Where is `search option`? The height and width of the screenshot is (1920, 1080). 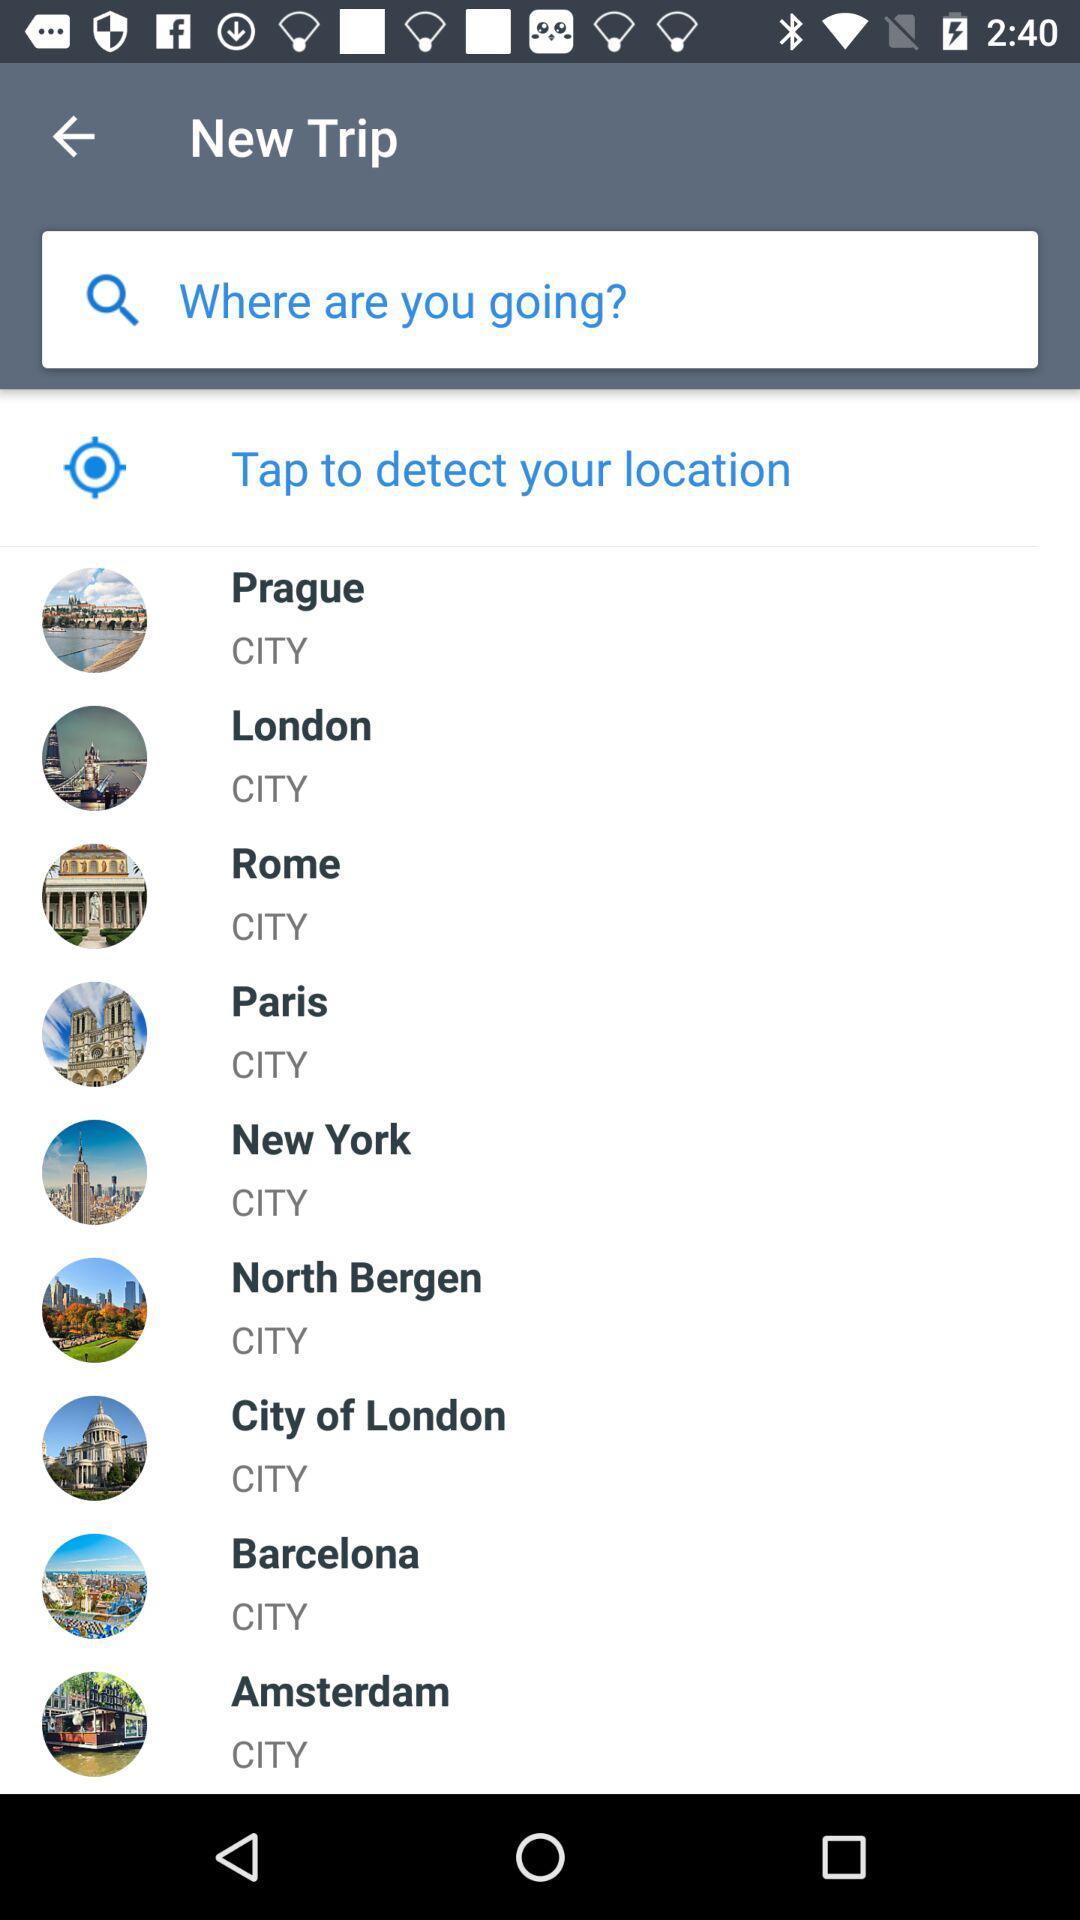 search option is located at coordinates (112, 298).